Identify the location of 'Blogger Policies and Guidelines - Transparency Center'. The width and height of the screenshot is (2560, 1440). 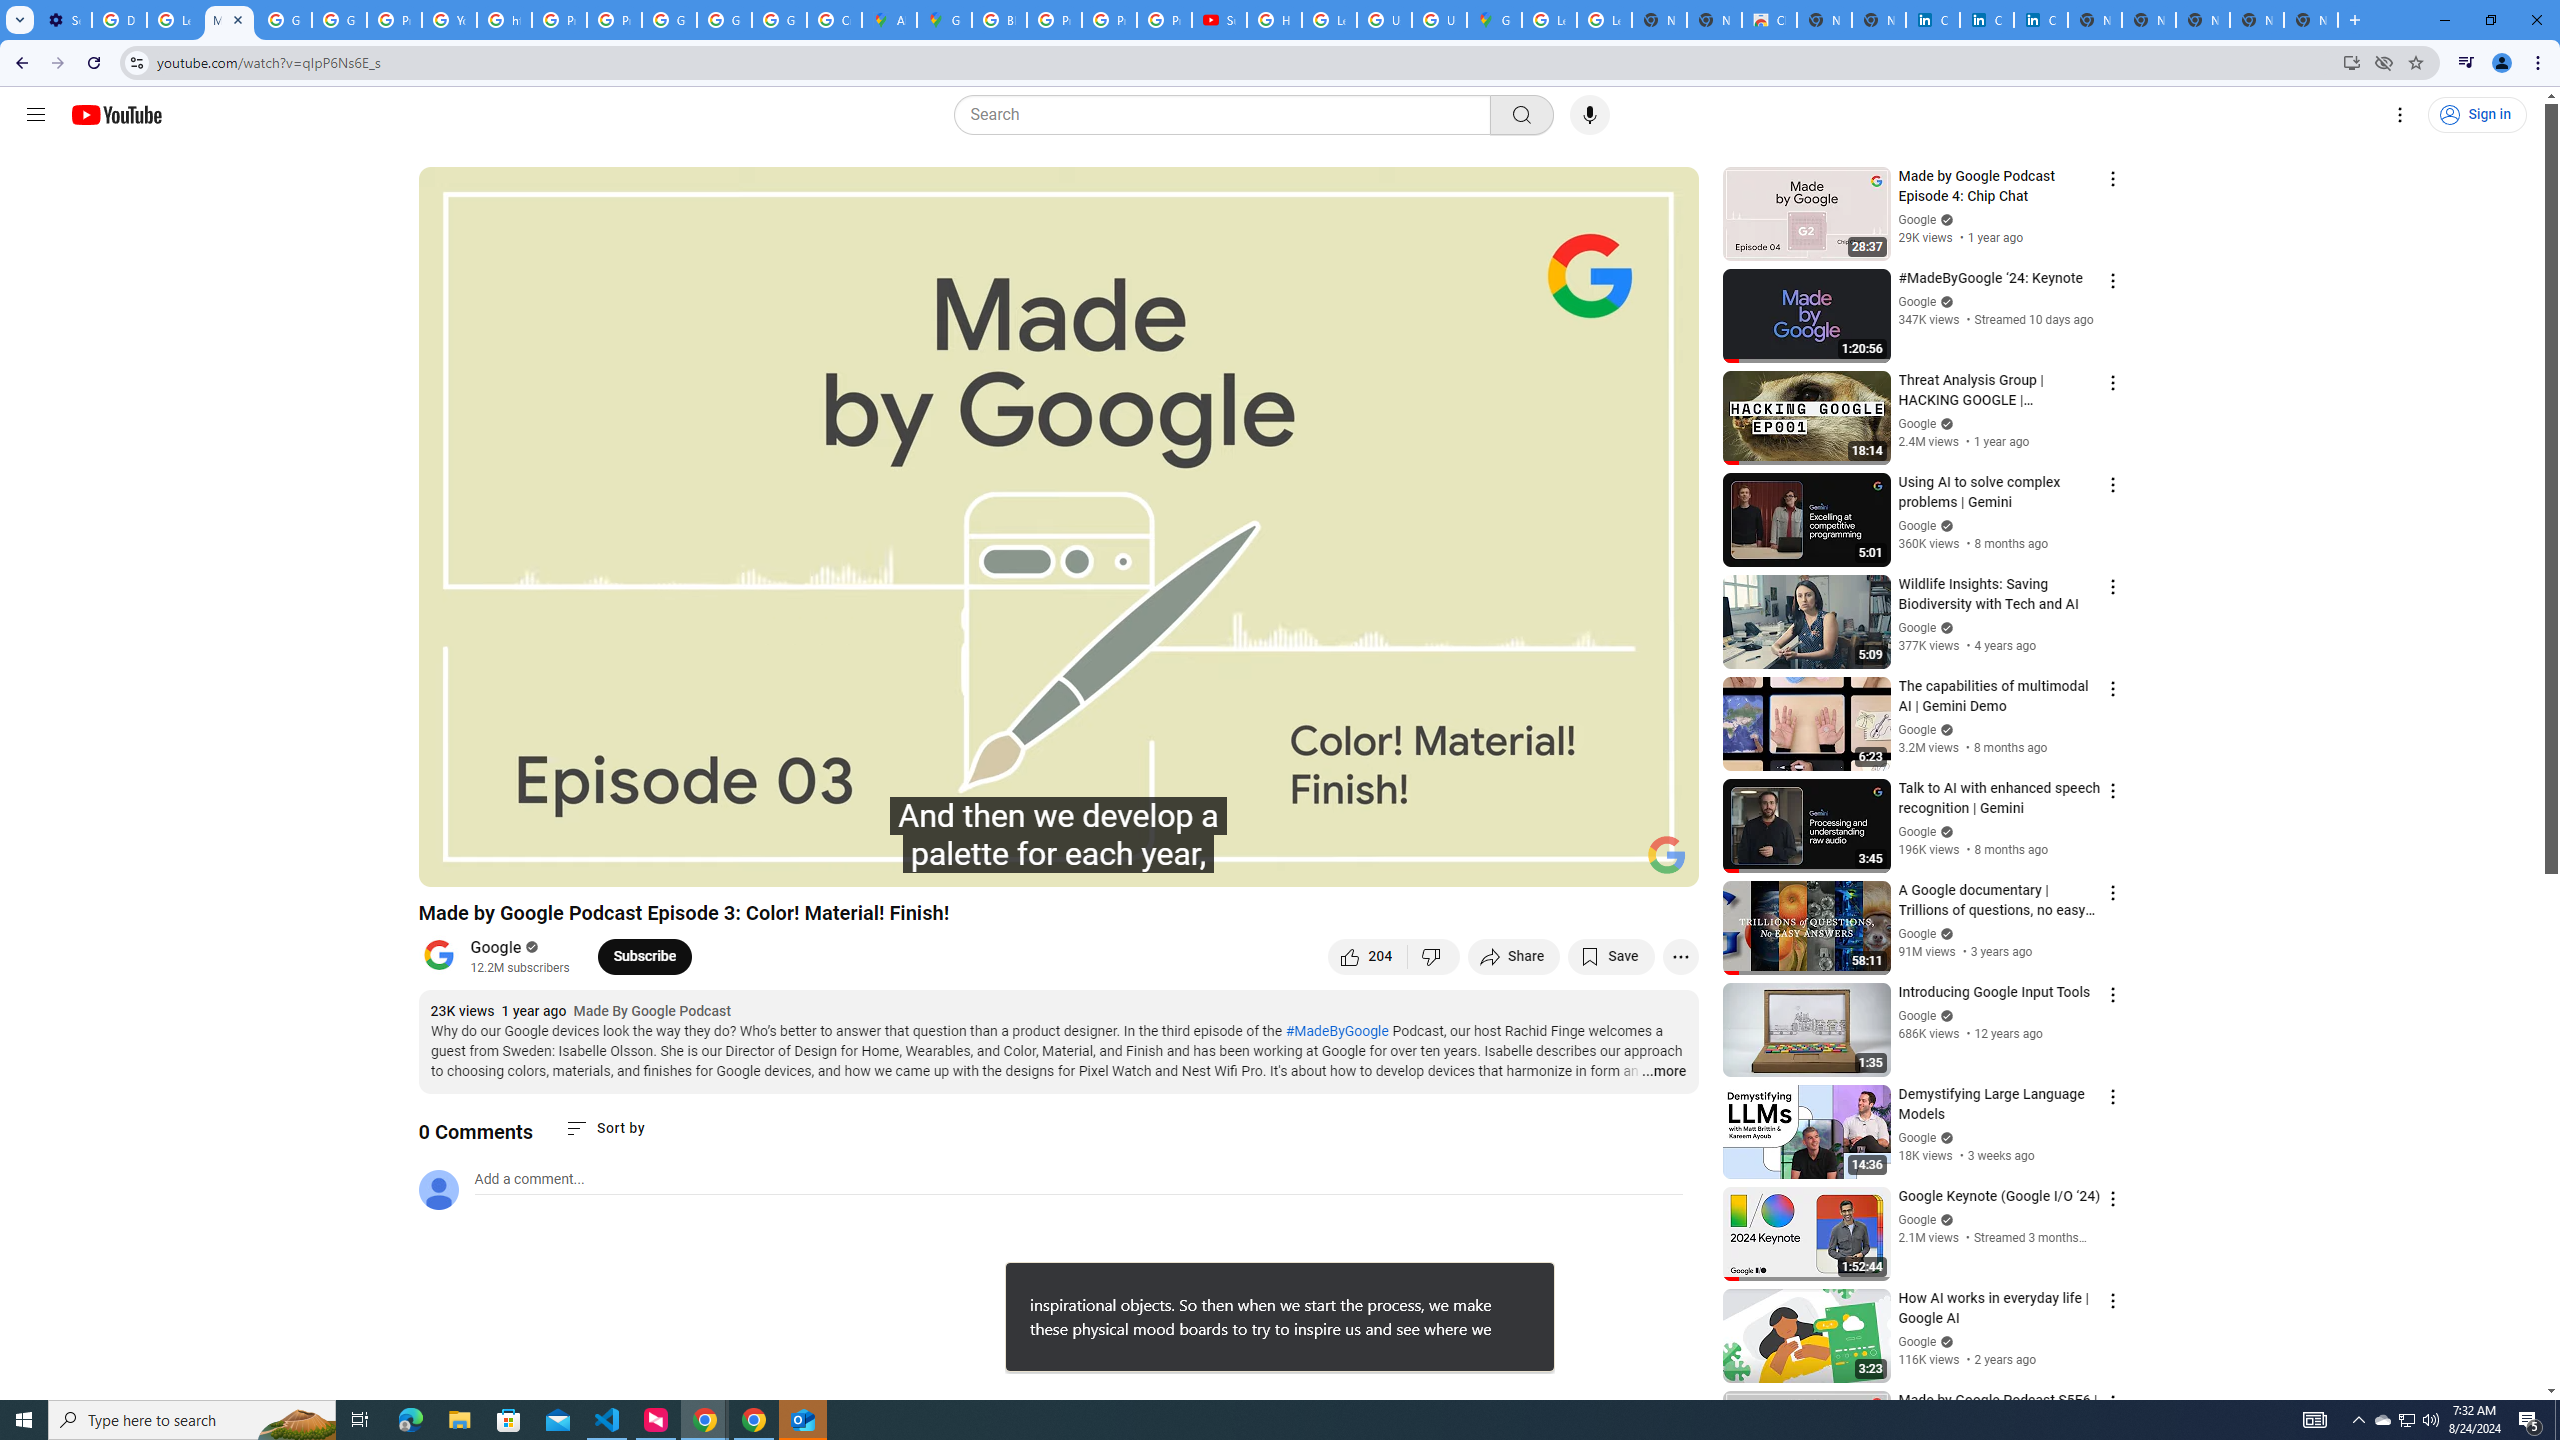
(998, 19).